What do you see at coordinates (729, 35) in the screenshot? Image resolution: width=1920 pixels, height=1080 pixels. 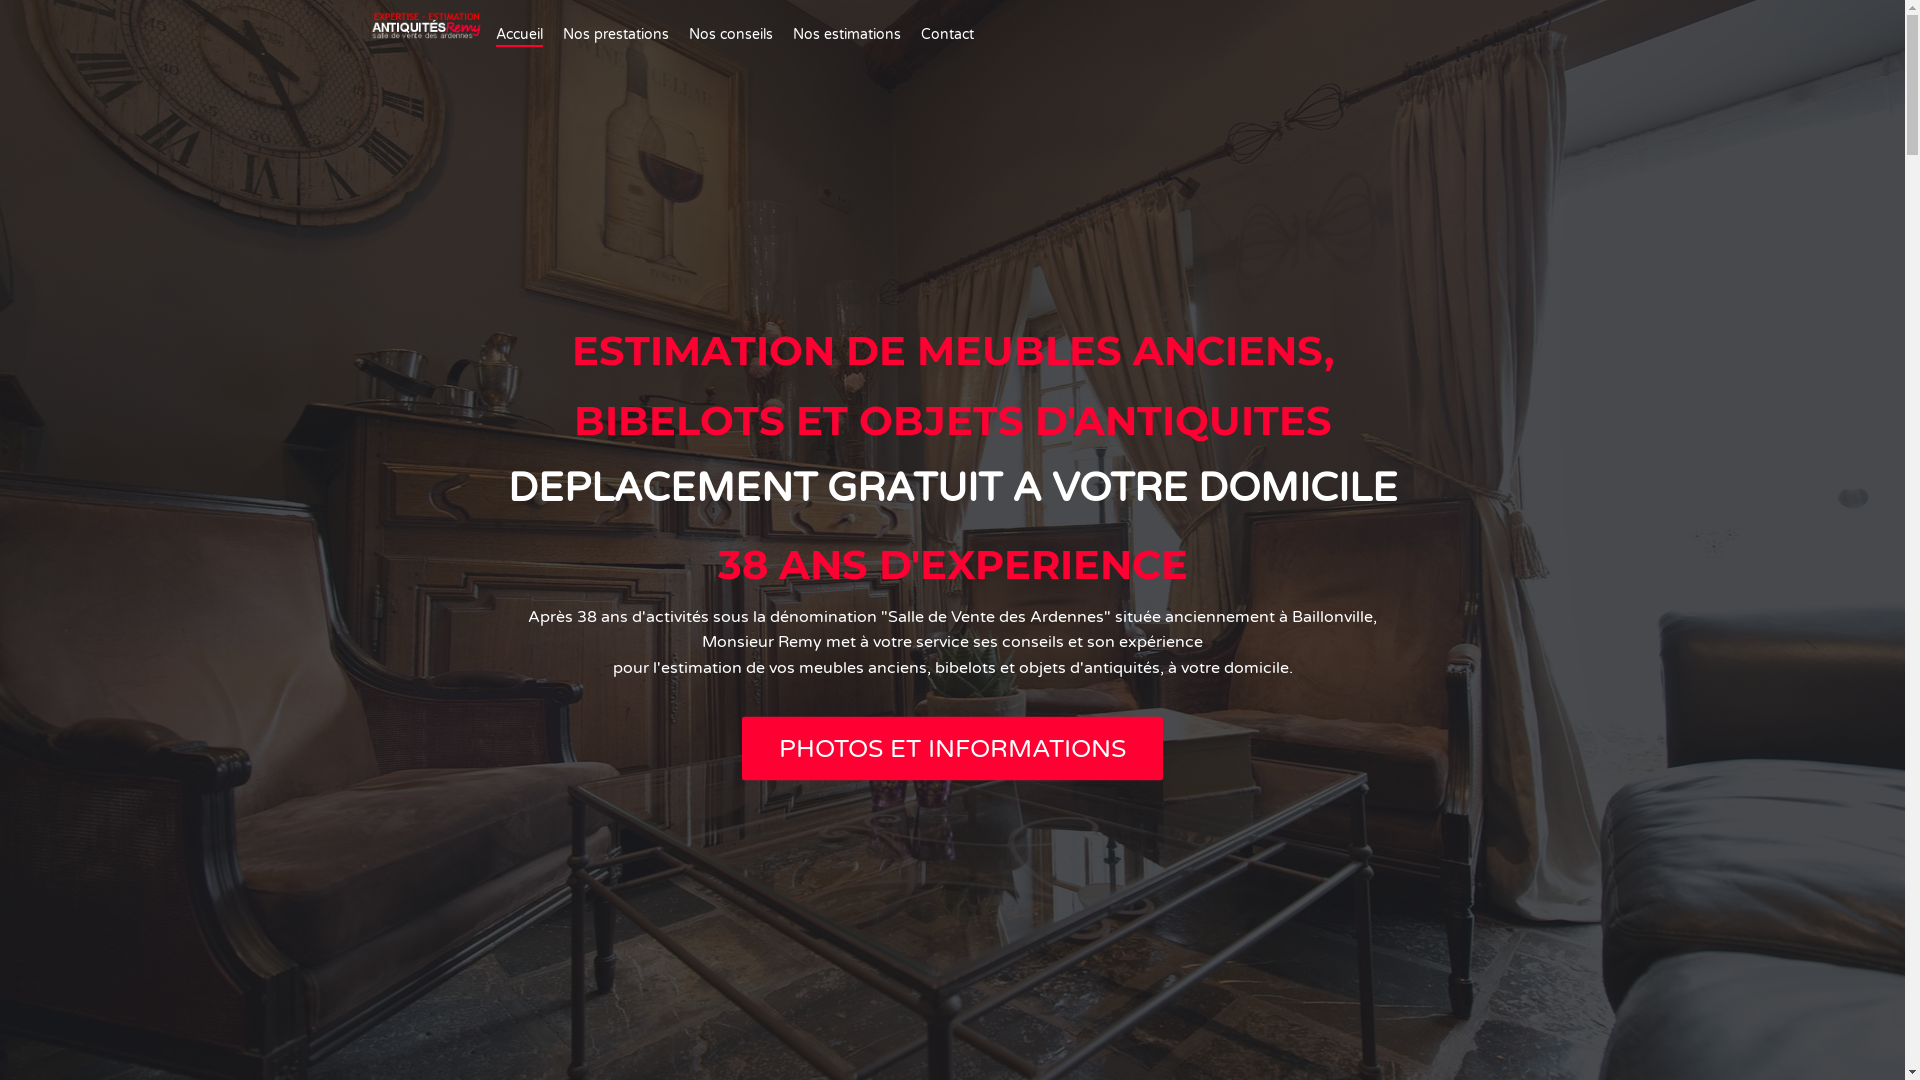 I see `'Nos conseils'` at bounding box center [729, 35].